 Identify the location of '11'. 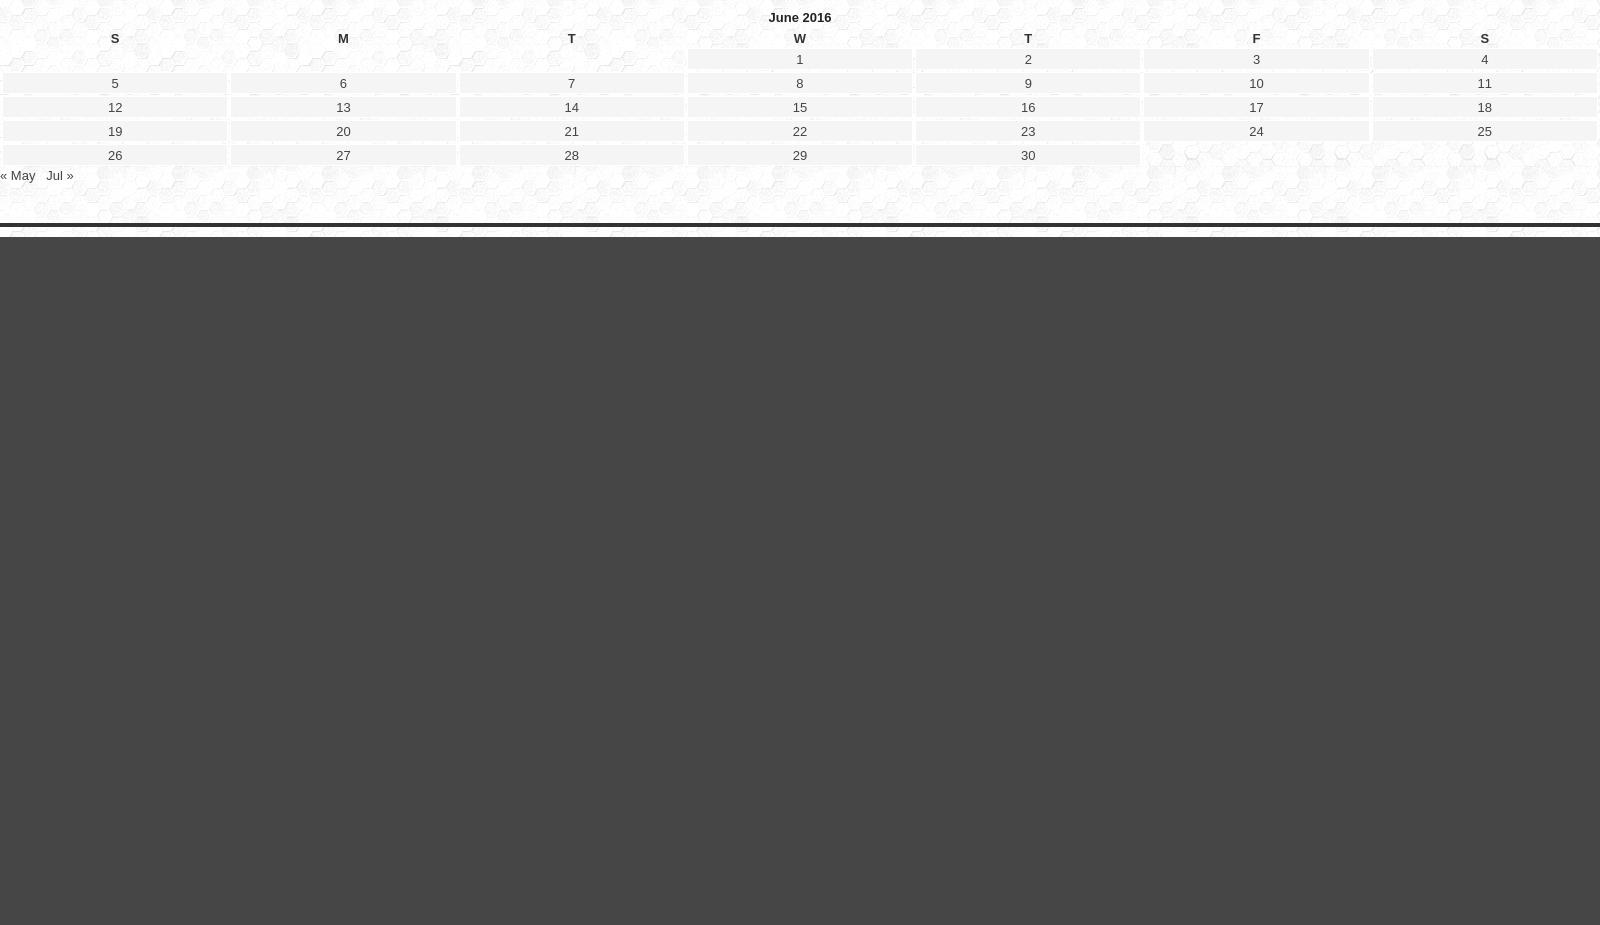
(1484, 575).